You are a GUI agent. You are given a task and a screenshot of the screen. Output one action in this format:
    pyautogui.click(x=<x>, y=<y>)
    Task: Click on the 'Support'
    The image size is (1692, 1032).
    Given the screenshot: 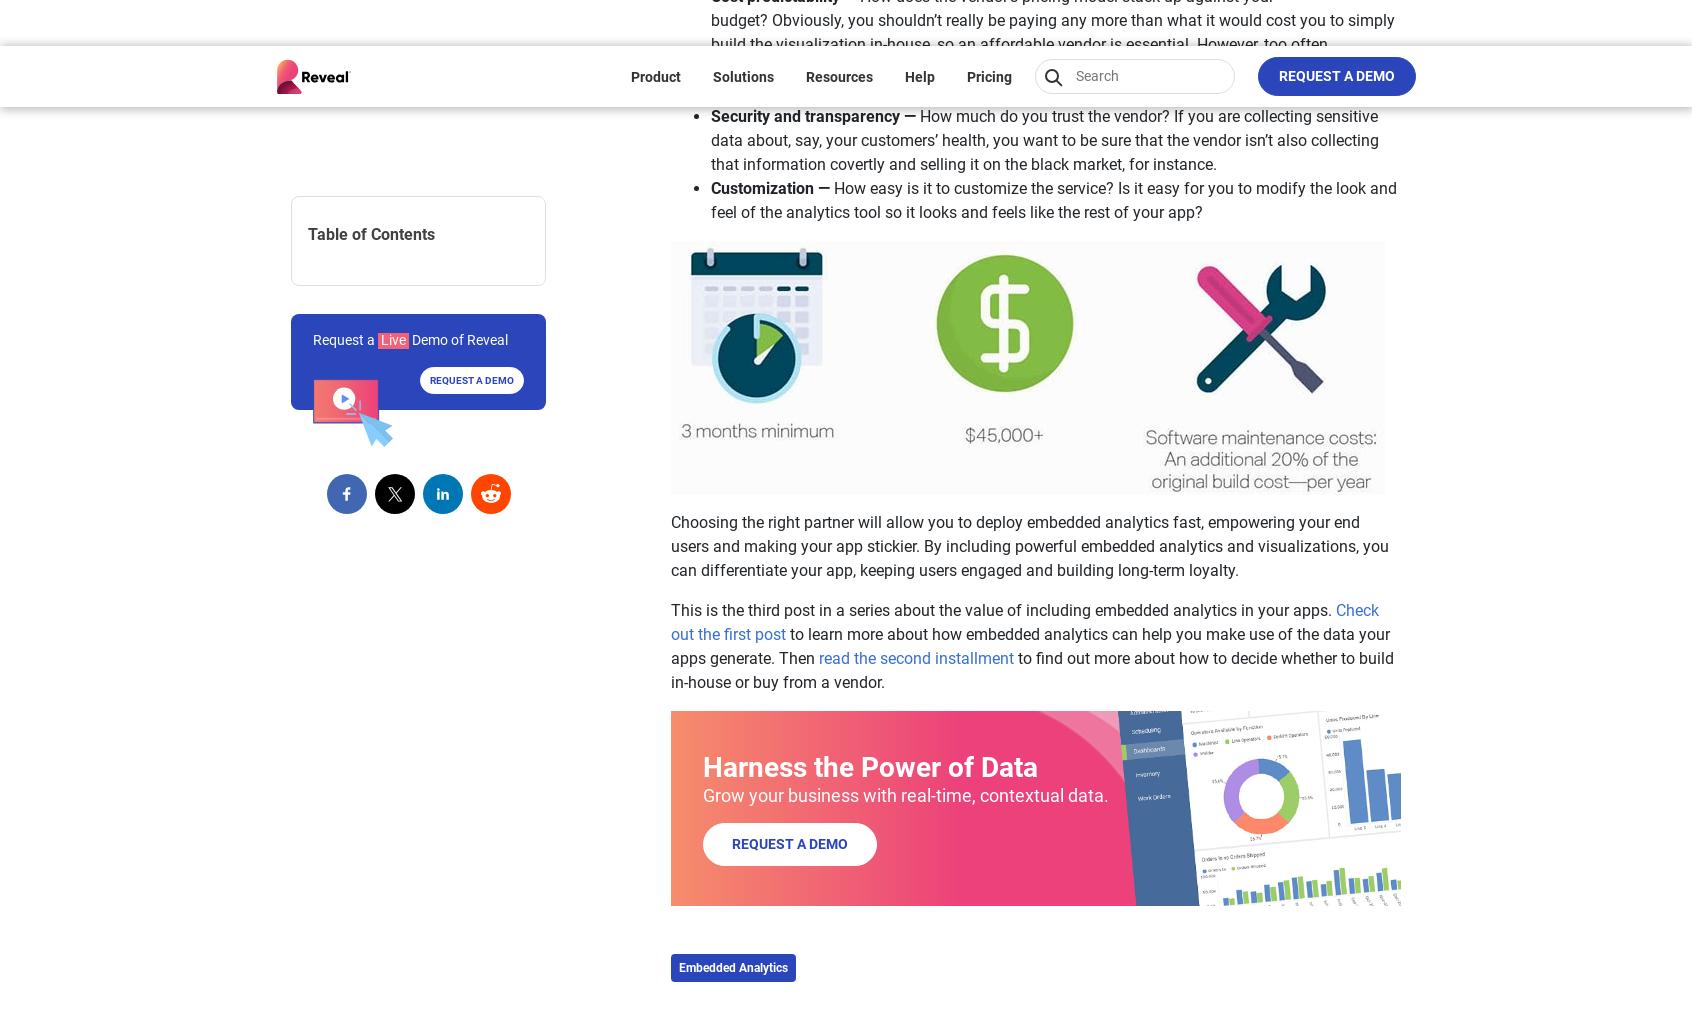 What is the action you would take?
    pyautogui.click(x=707, y=490)
    